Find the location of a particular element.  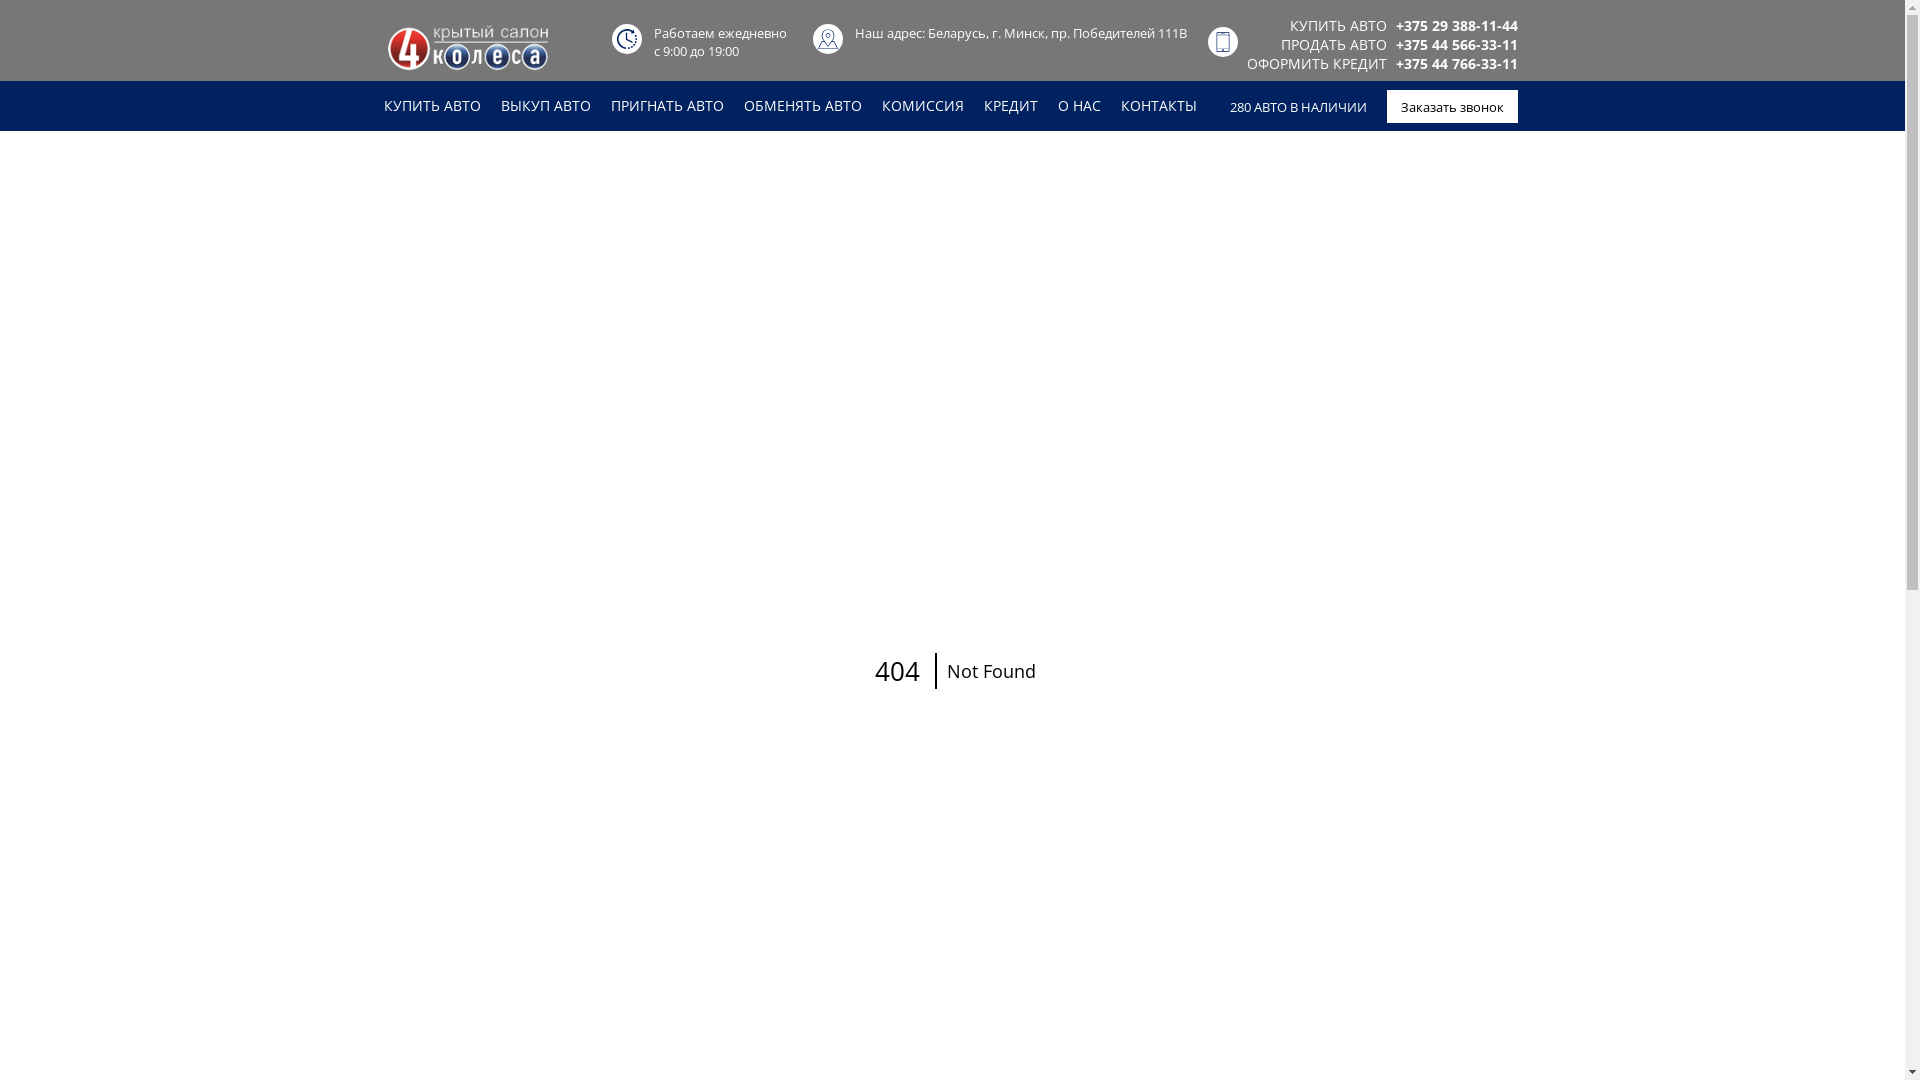

'+375 44 766-33-11' is located at coordinates (1457, 62).